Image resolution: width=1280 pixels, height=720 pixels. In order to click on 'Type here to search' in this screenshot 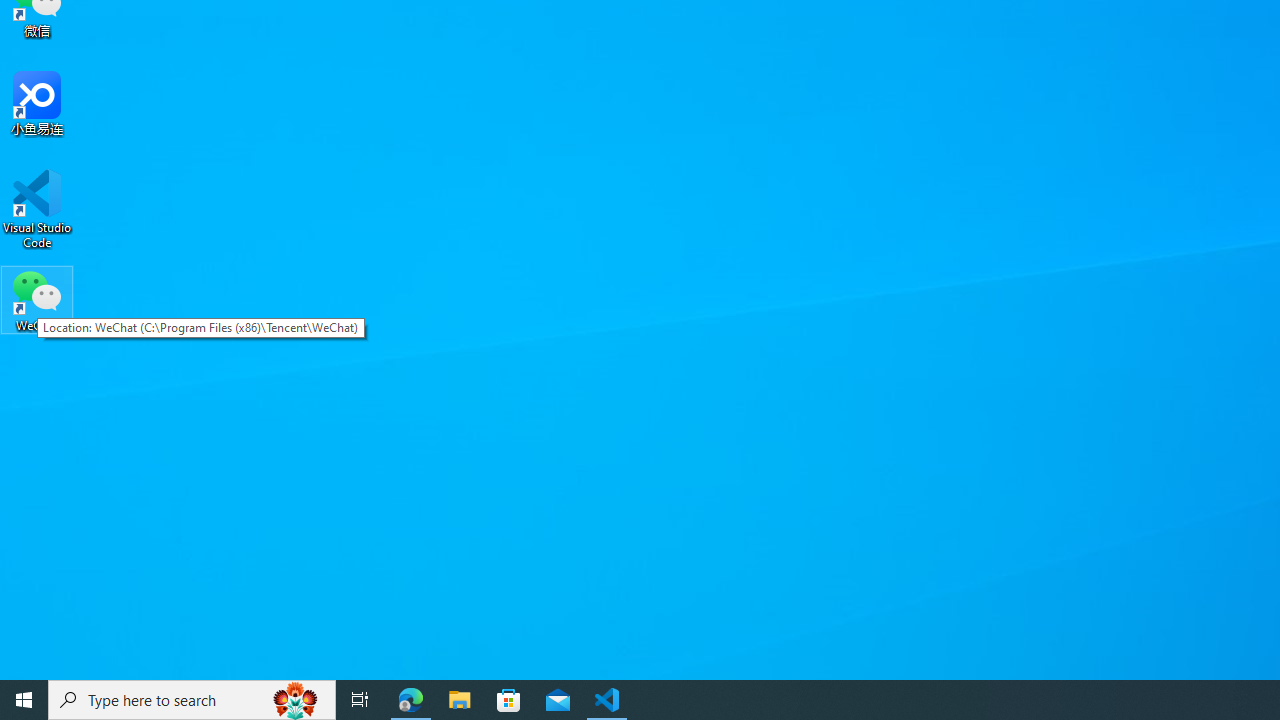, I will do `click(192, 698)`.